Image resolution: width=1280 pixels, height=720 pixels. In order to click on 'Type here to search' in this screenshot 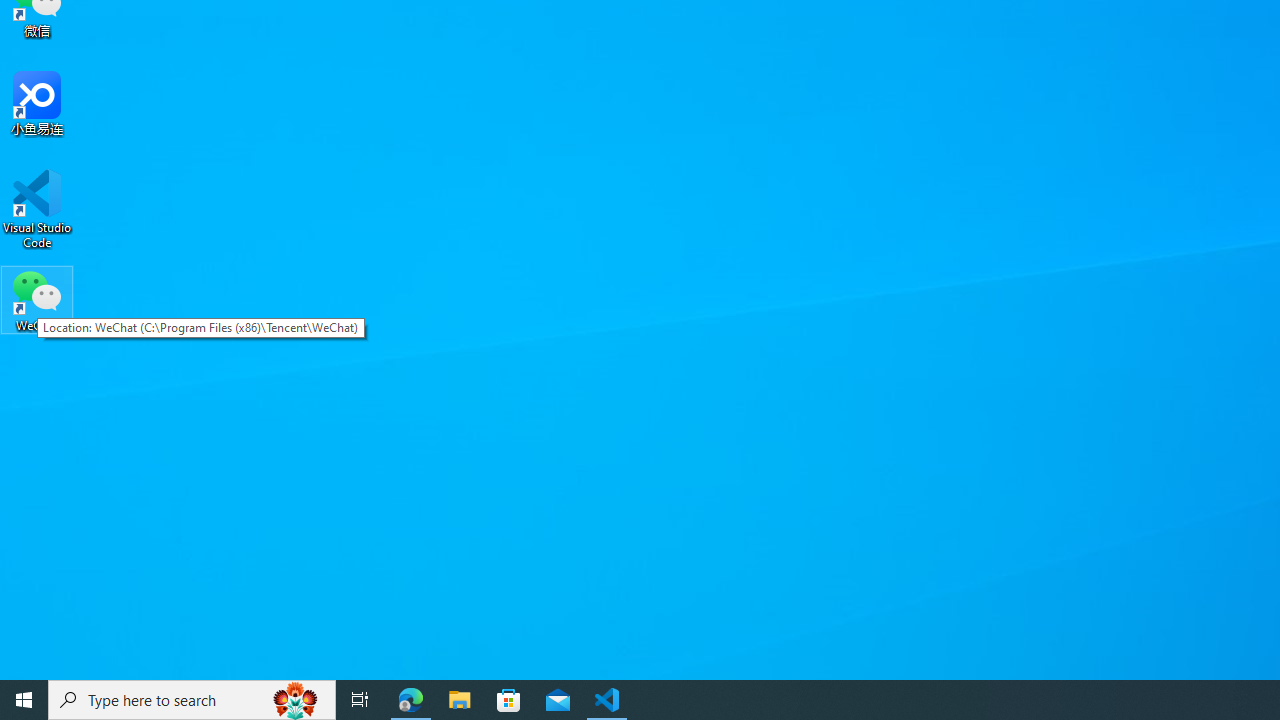, I will do `click(192, 698)`.